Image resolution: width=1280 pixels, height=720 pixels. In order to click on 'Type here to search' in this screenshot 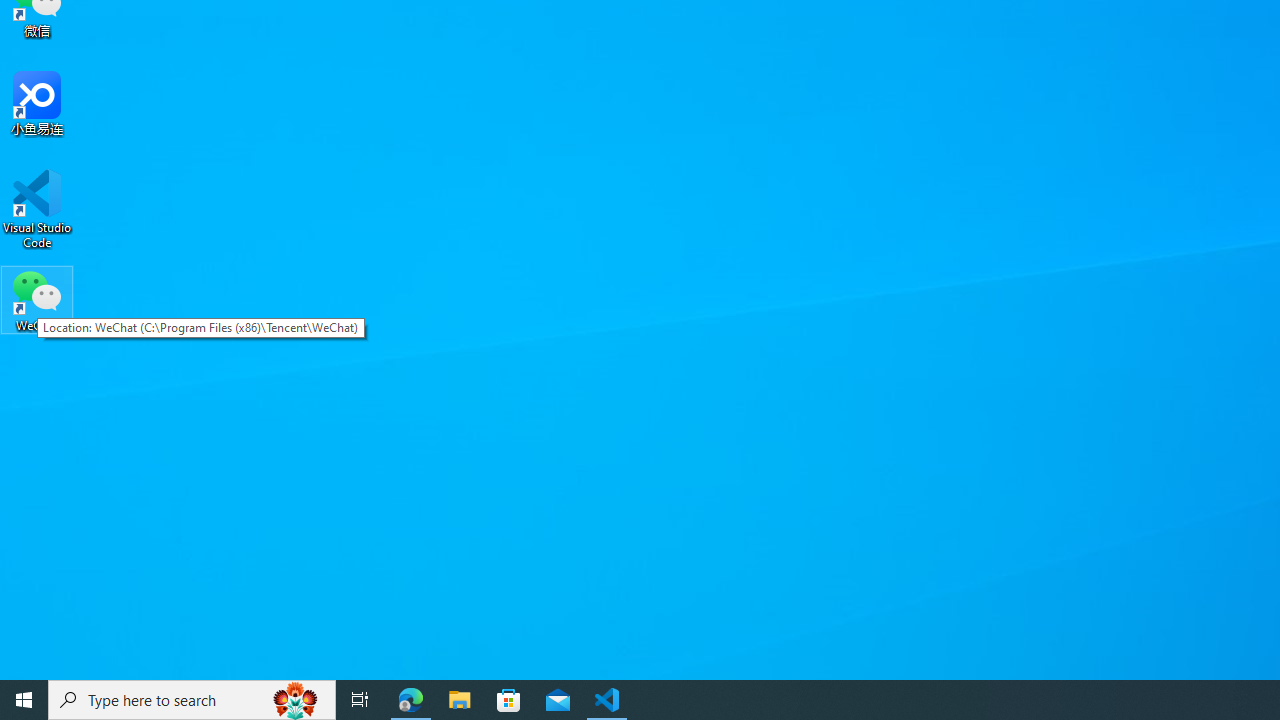, I will do `click(192, 698)`.